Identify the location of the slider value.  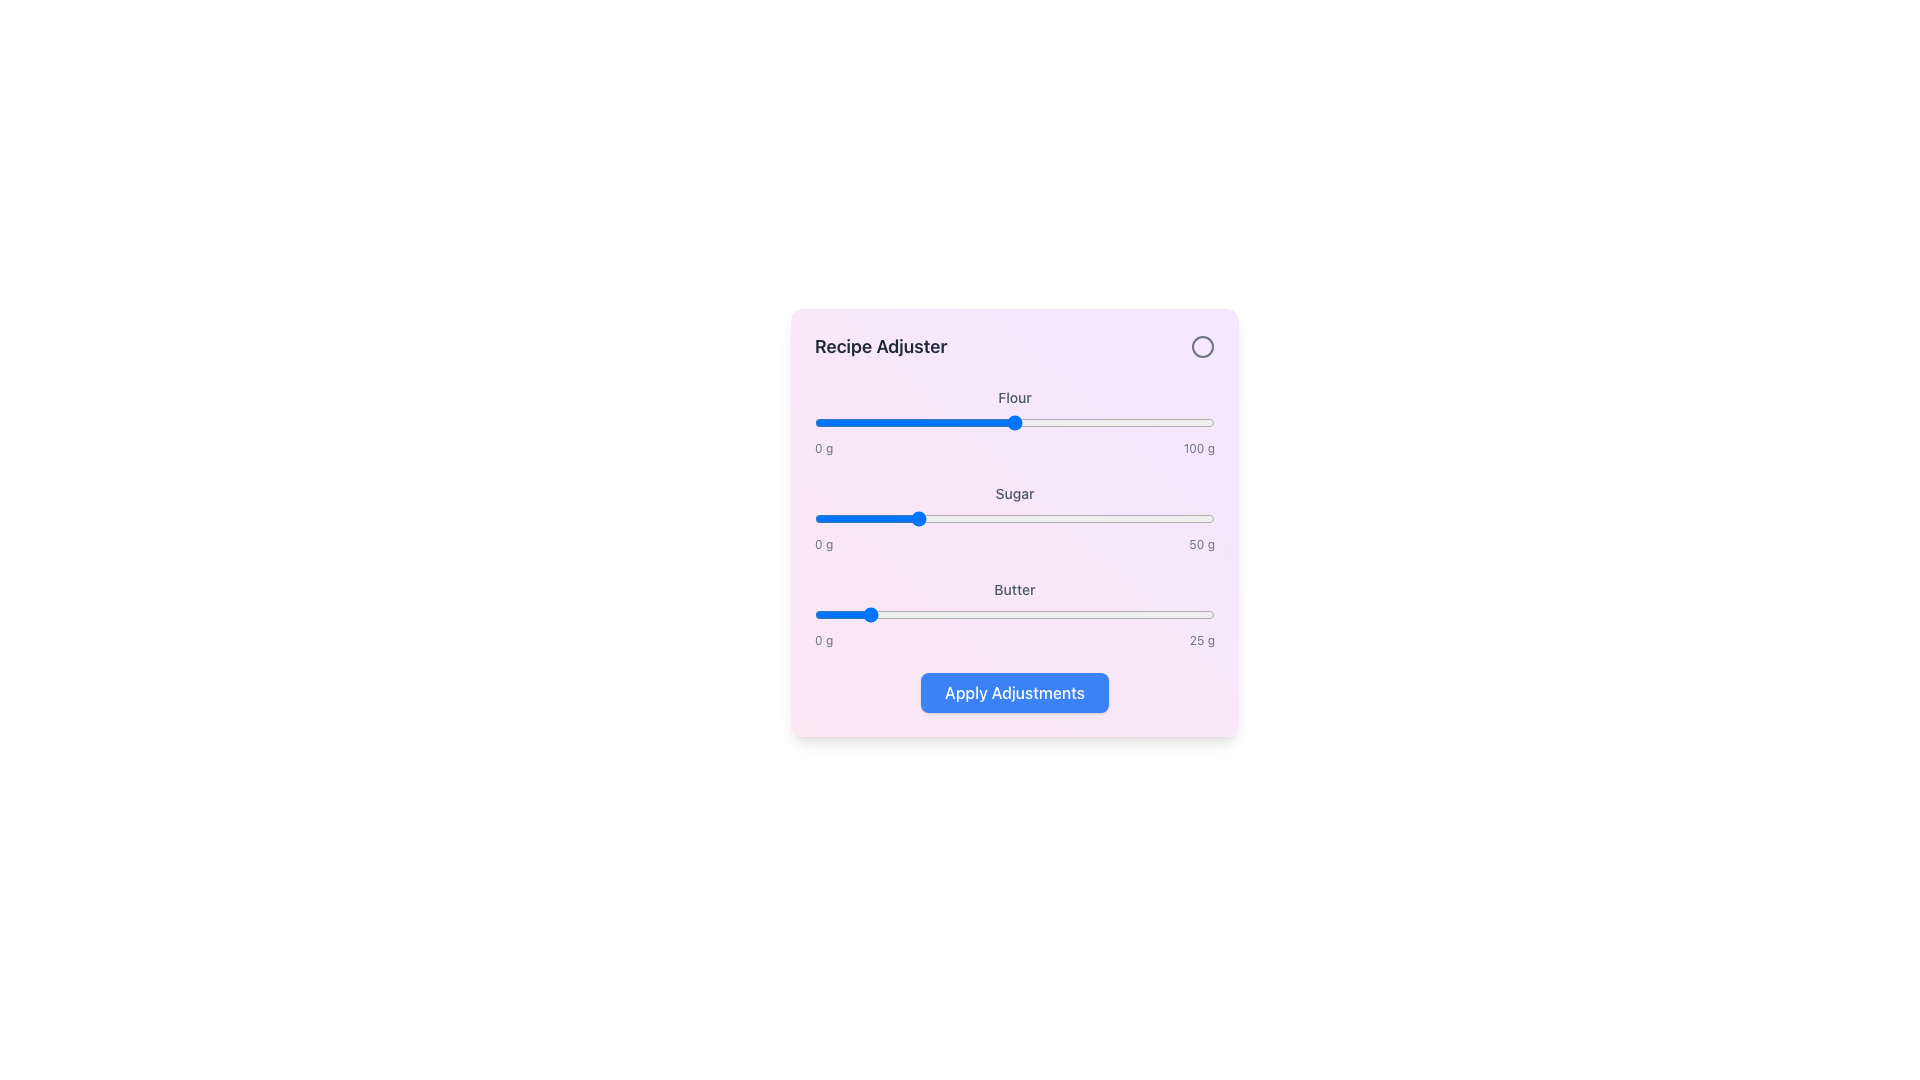
(1022, 422).